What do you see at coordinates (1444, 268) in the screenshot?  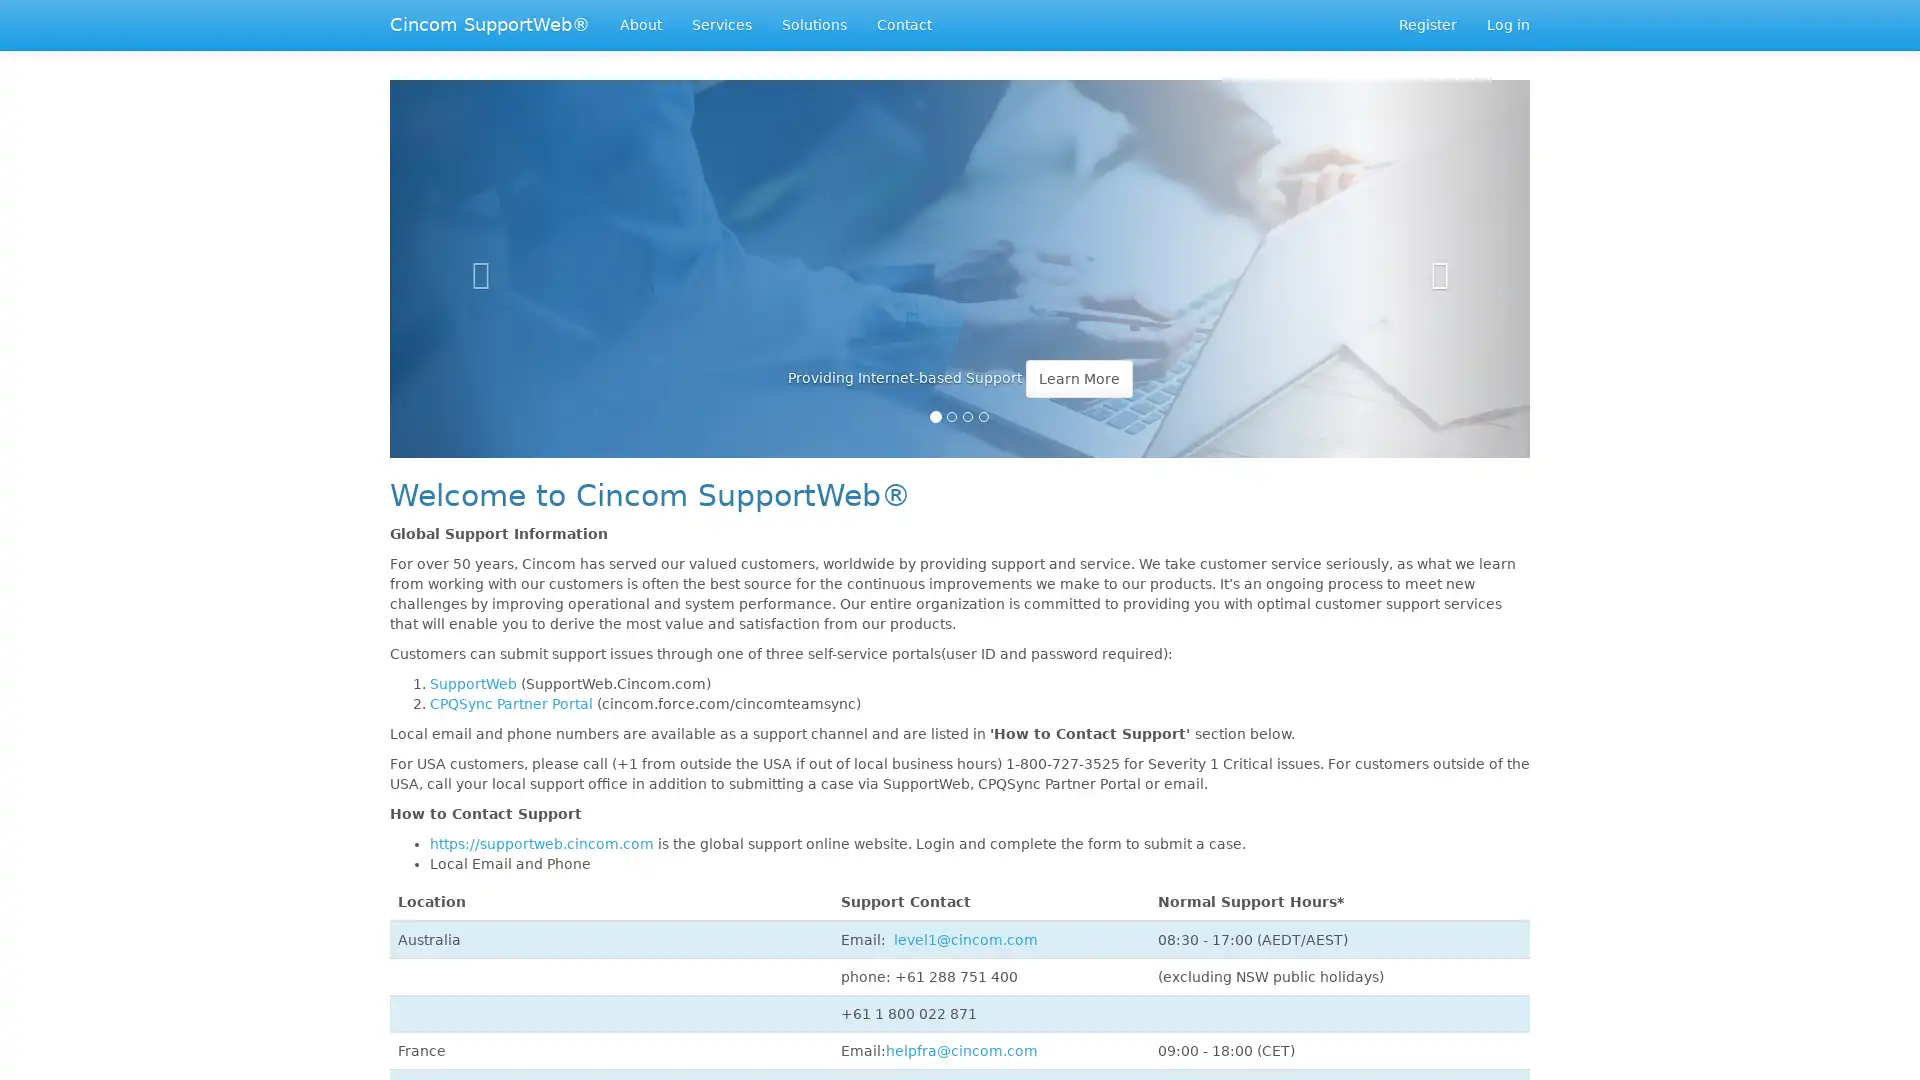 I see `Next` at bounding box center [1444, 268].